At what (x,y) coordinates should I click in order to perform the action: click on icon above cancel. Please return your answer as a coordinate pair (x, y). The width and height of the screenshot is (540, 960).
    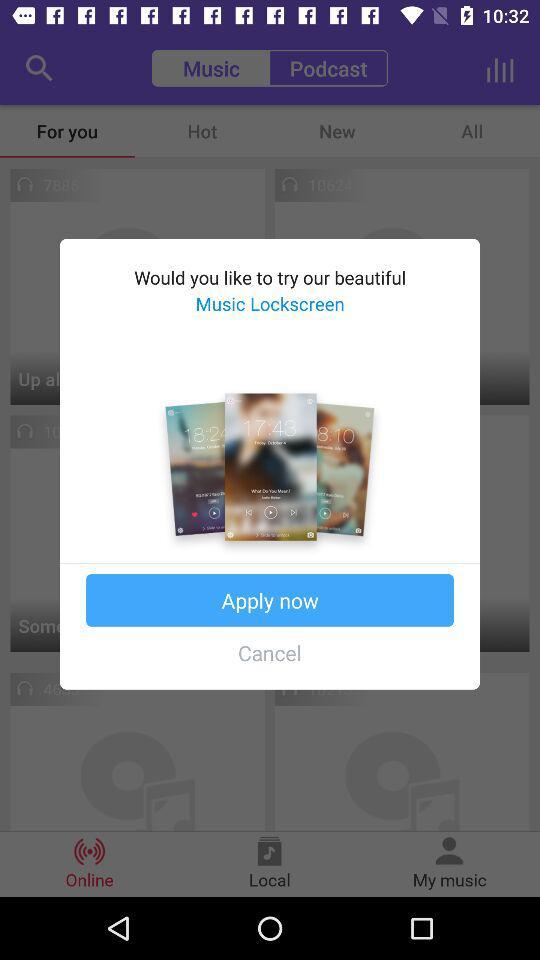
    Looking at the image, I should click on (270, 600).